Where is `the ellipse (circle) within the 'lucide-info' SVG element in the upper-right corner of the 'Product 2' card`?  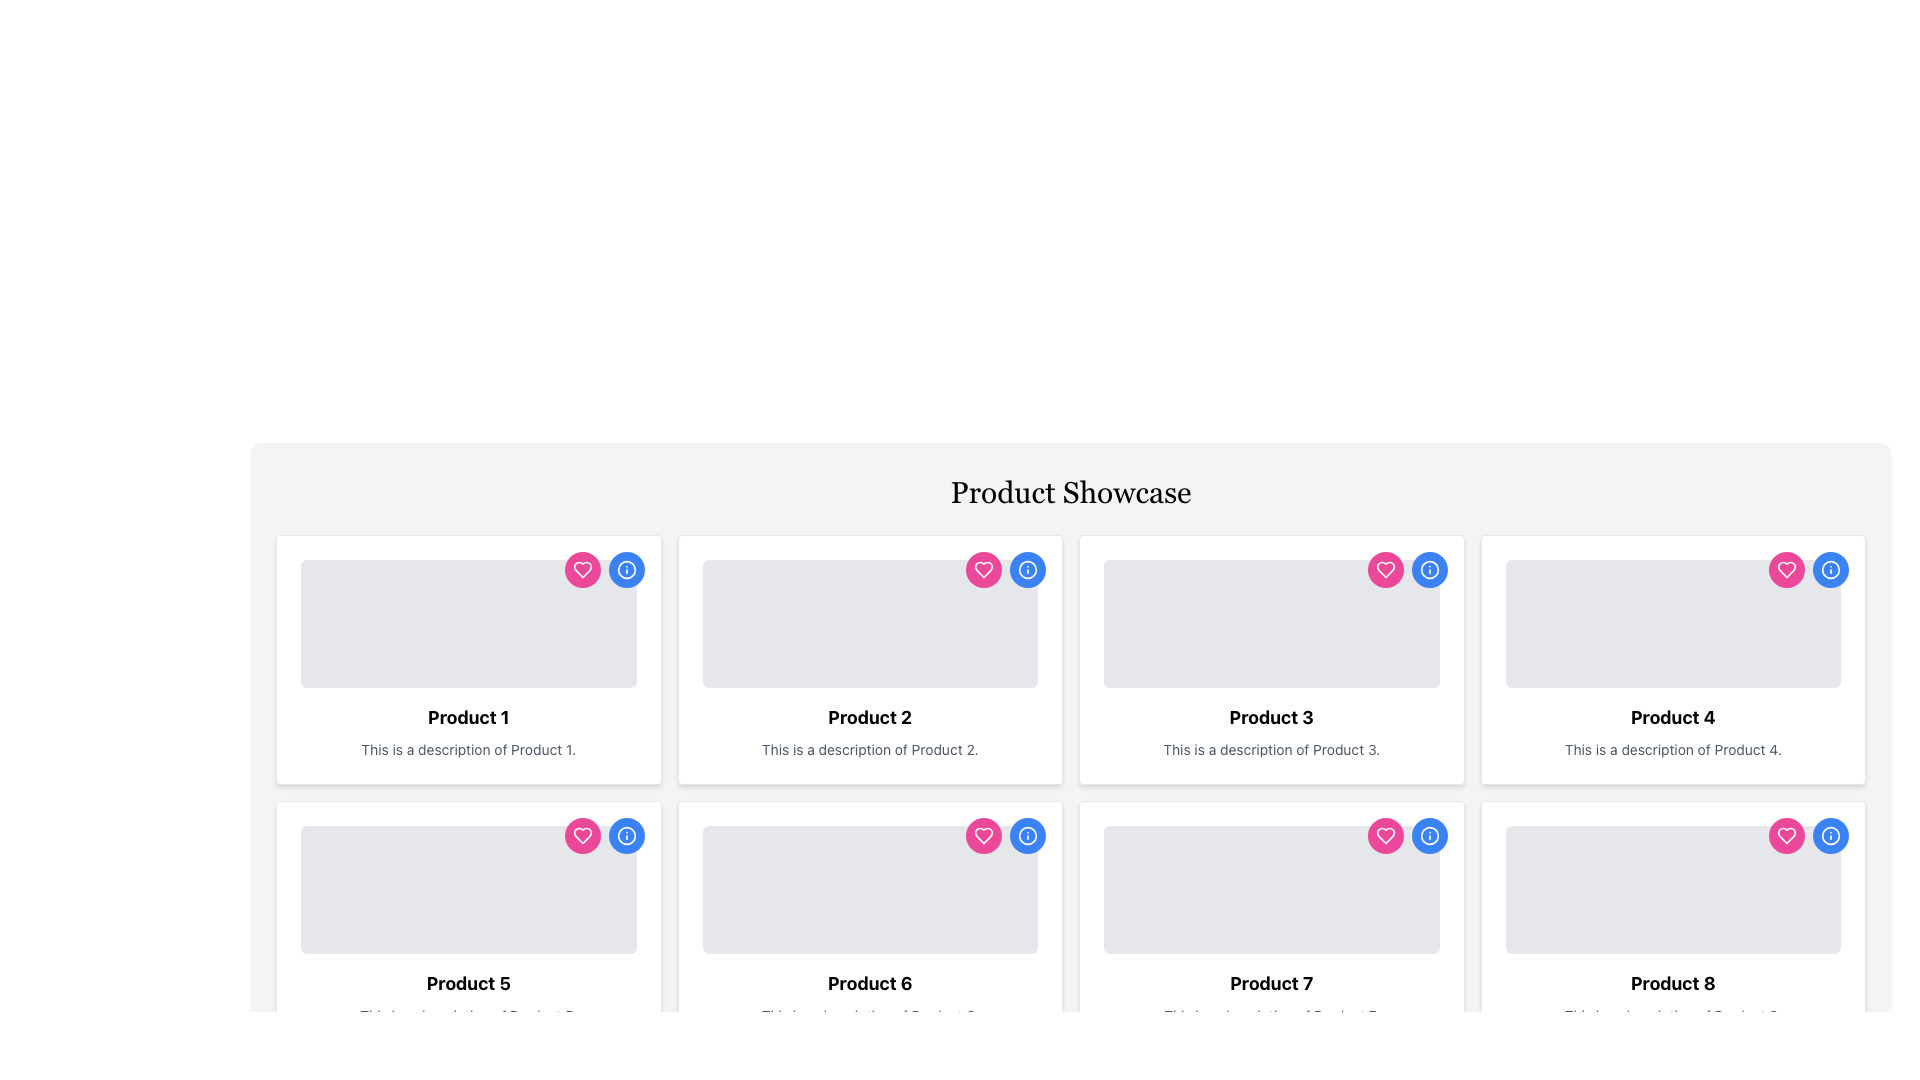 the ellipse (circle) within the 'lucide-info' SVG element in the upper-right corner of the 'Product 2' card is located at coordinates (1027, 570).